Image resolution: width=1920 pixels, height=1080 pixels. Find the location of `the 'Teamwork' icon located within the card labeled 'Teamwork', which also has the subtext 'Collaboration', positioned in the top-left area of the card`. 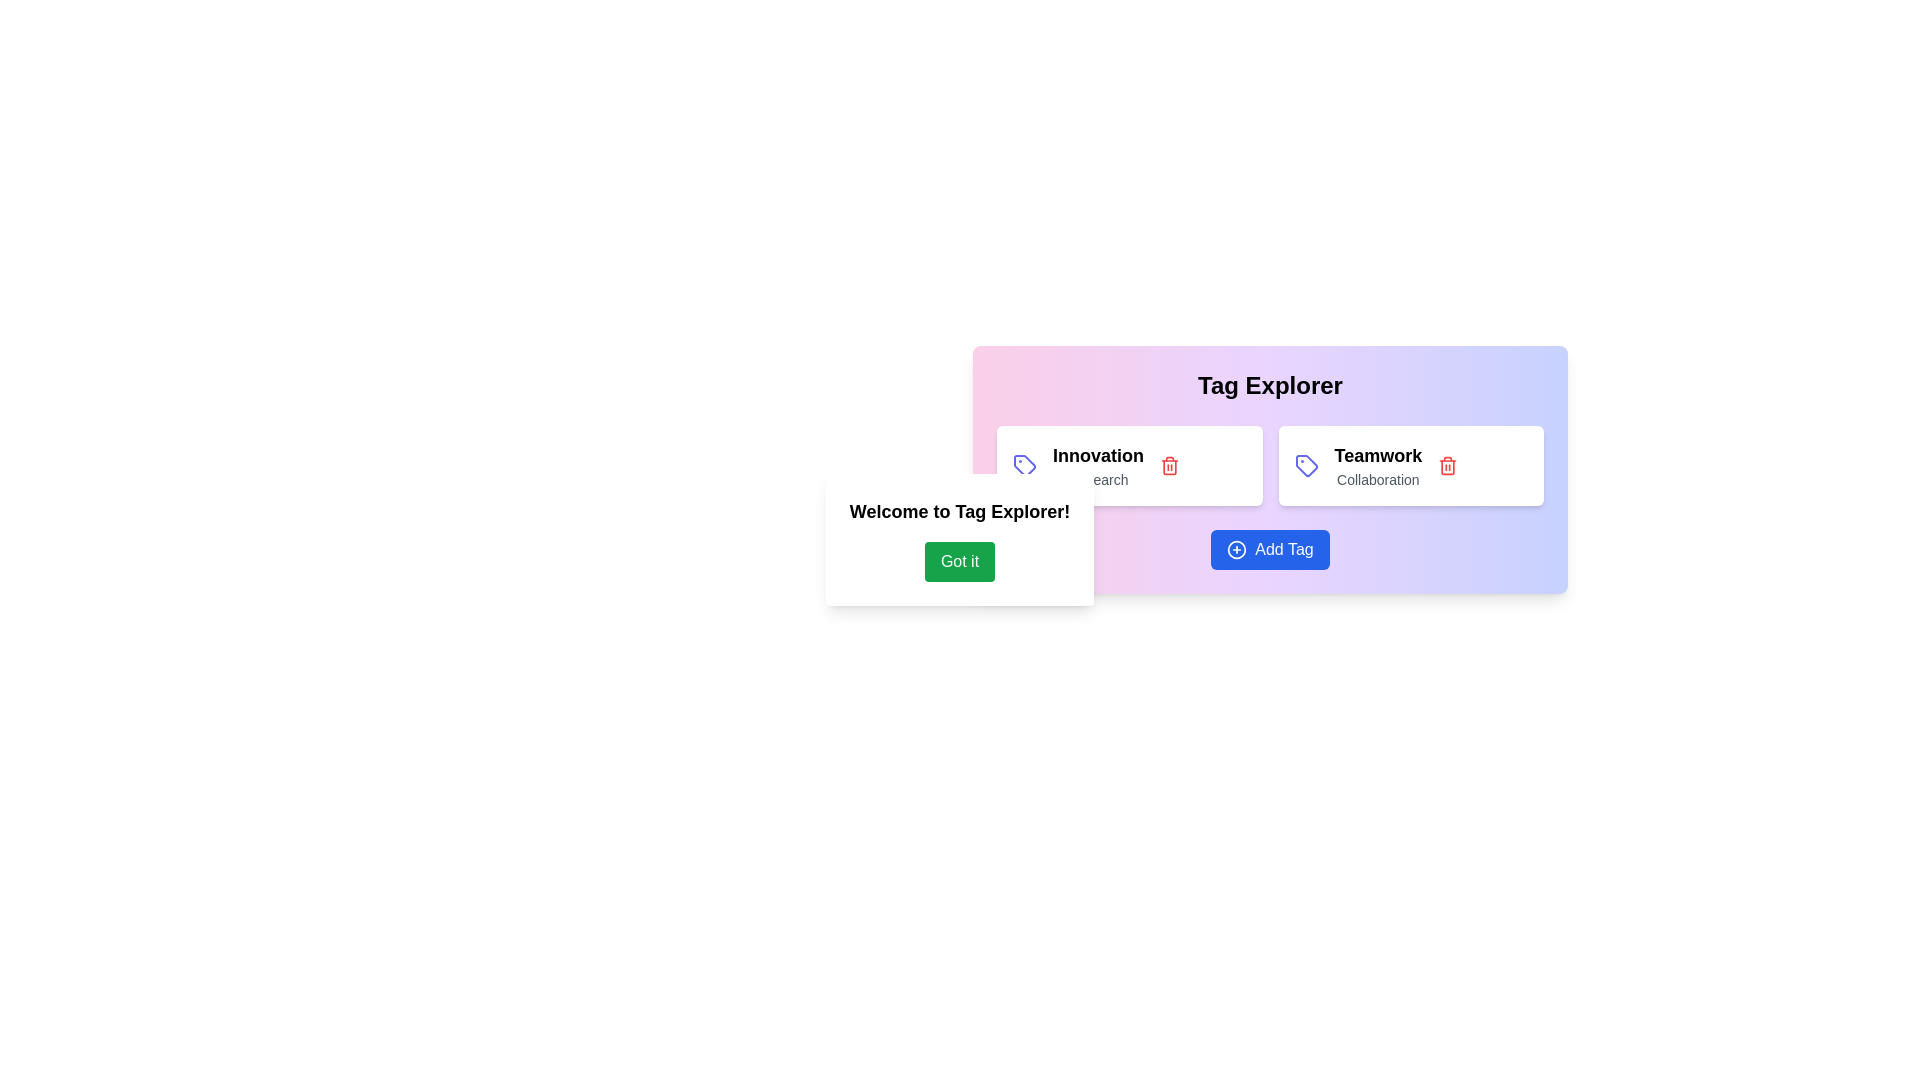

the 'Teamwork' icon located within the card labeled 'Teamwork', which also has the subtext 'Collaboration', positioned in the top-left area of the card is located at coordinates (1306, 466).